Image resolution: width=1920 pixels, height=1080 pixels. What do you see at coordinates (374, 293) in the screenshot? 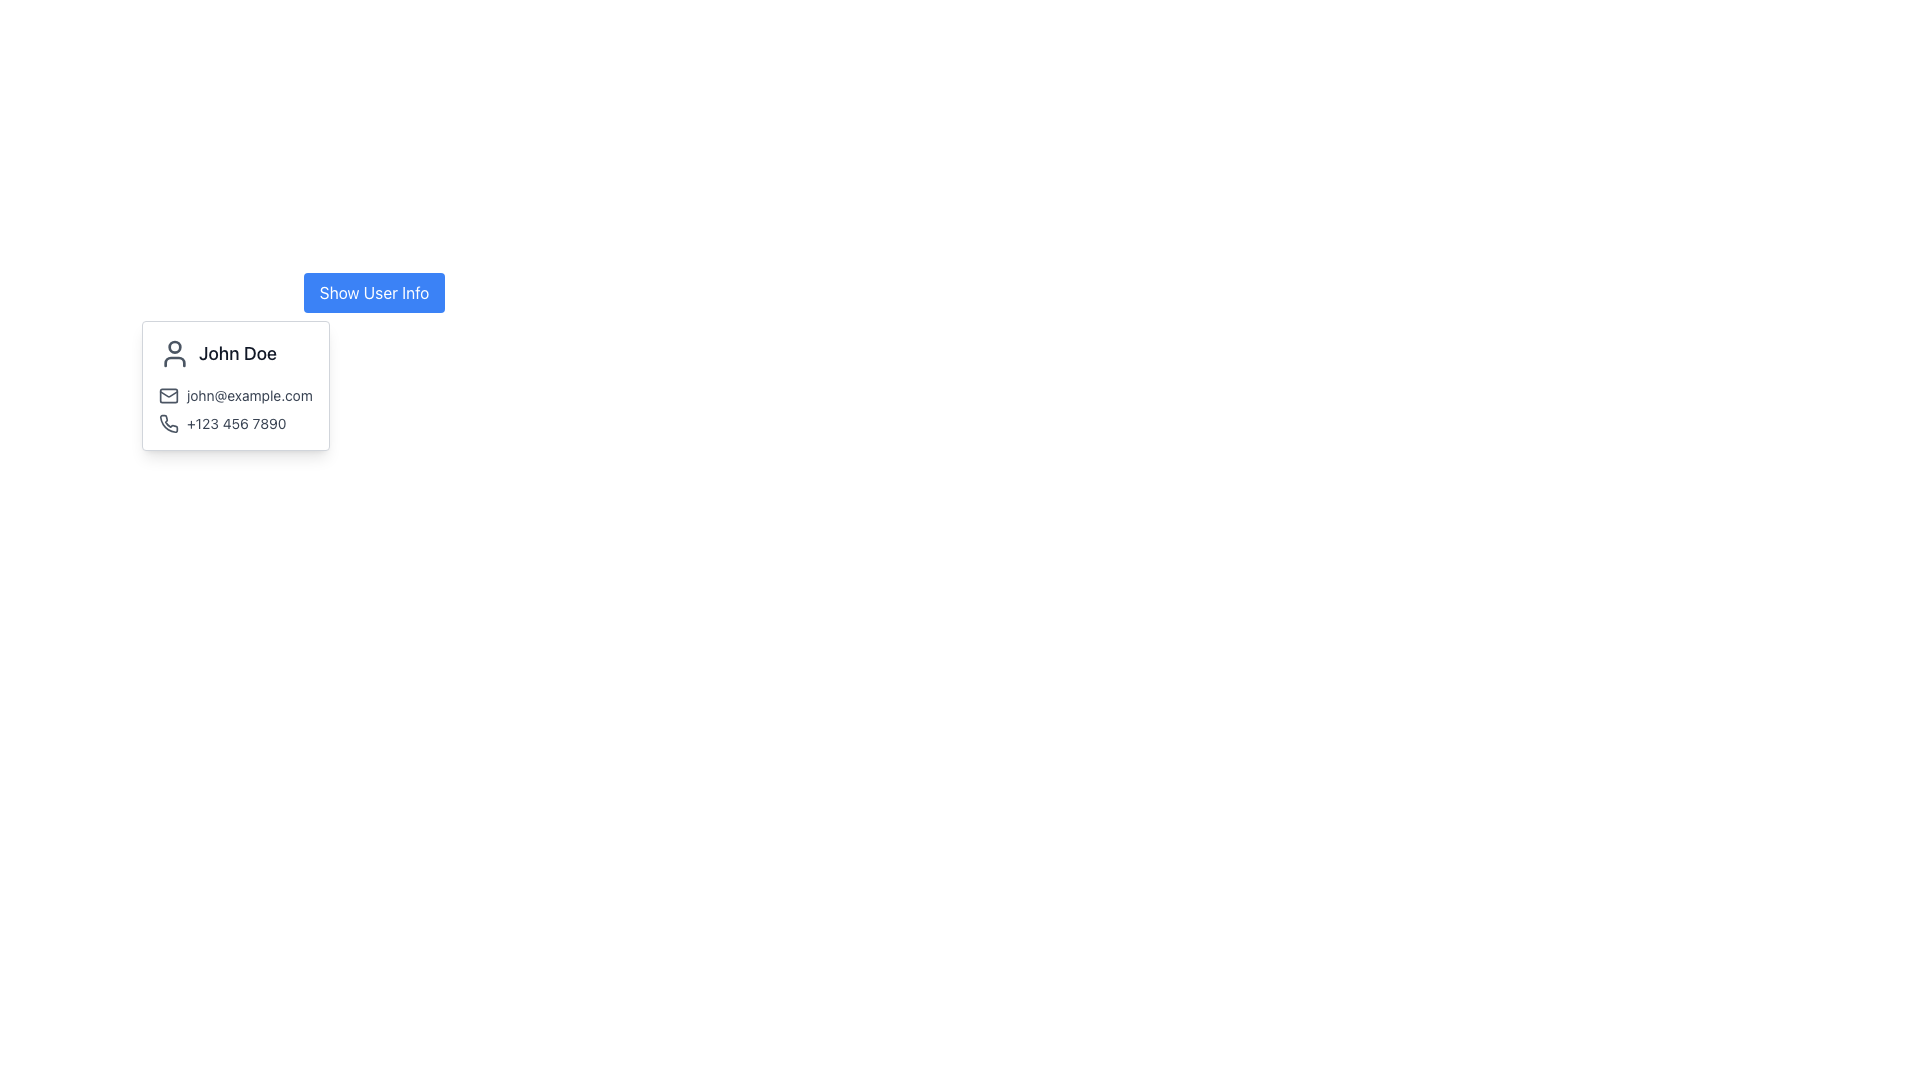
I see `the 'Show User Info' button to change its color` at bounding box center [374, 293].